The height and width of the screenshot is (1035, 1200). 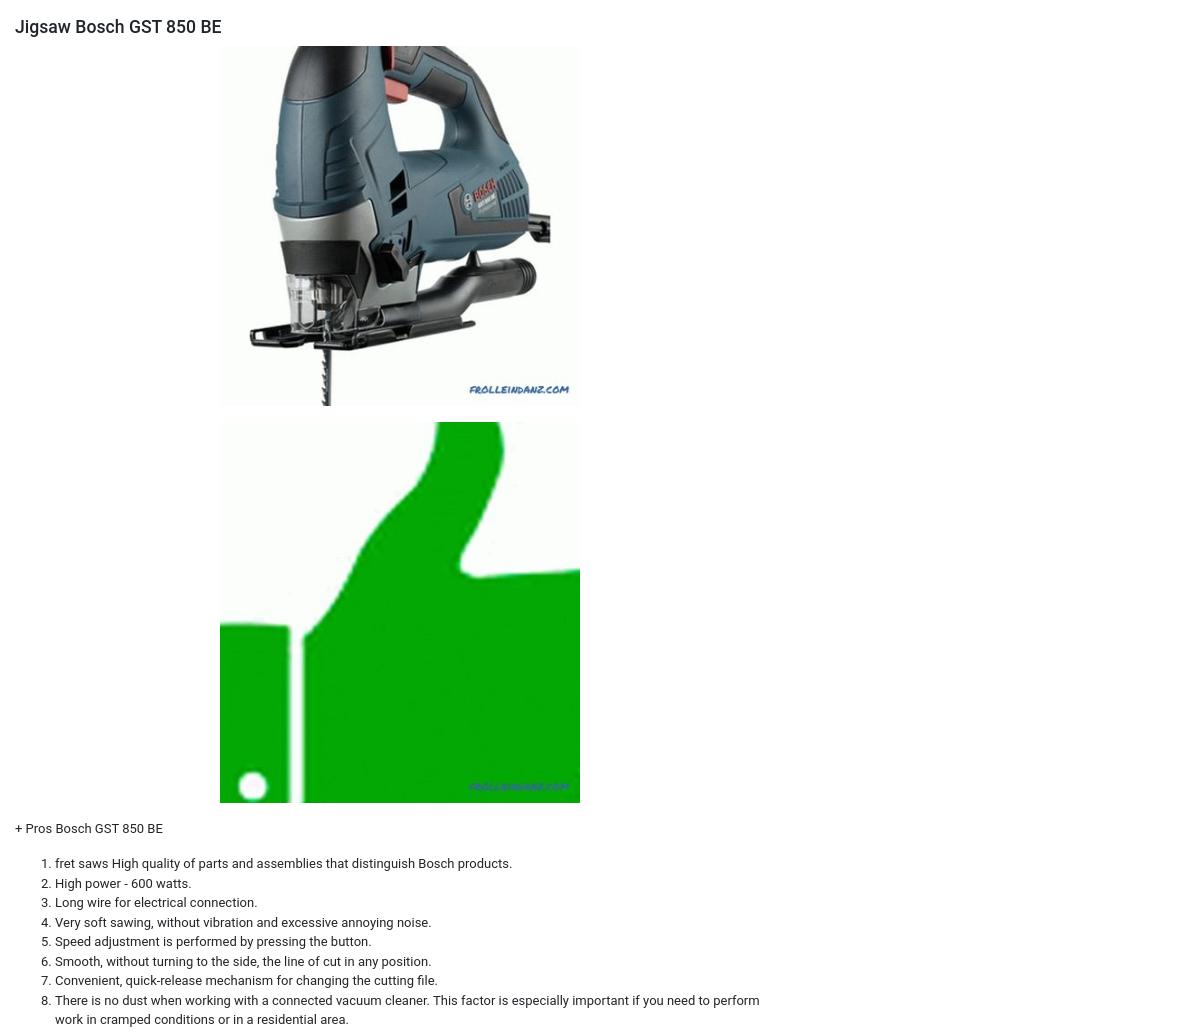 I want to click on 'Convenient, quick-release mechanism for changing the cutting file.', so click(x=244, y=979).